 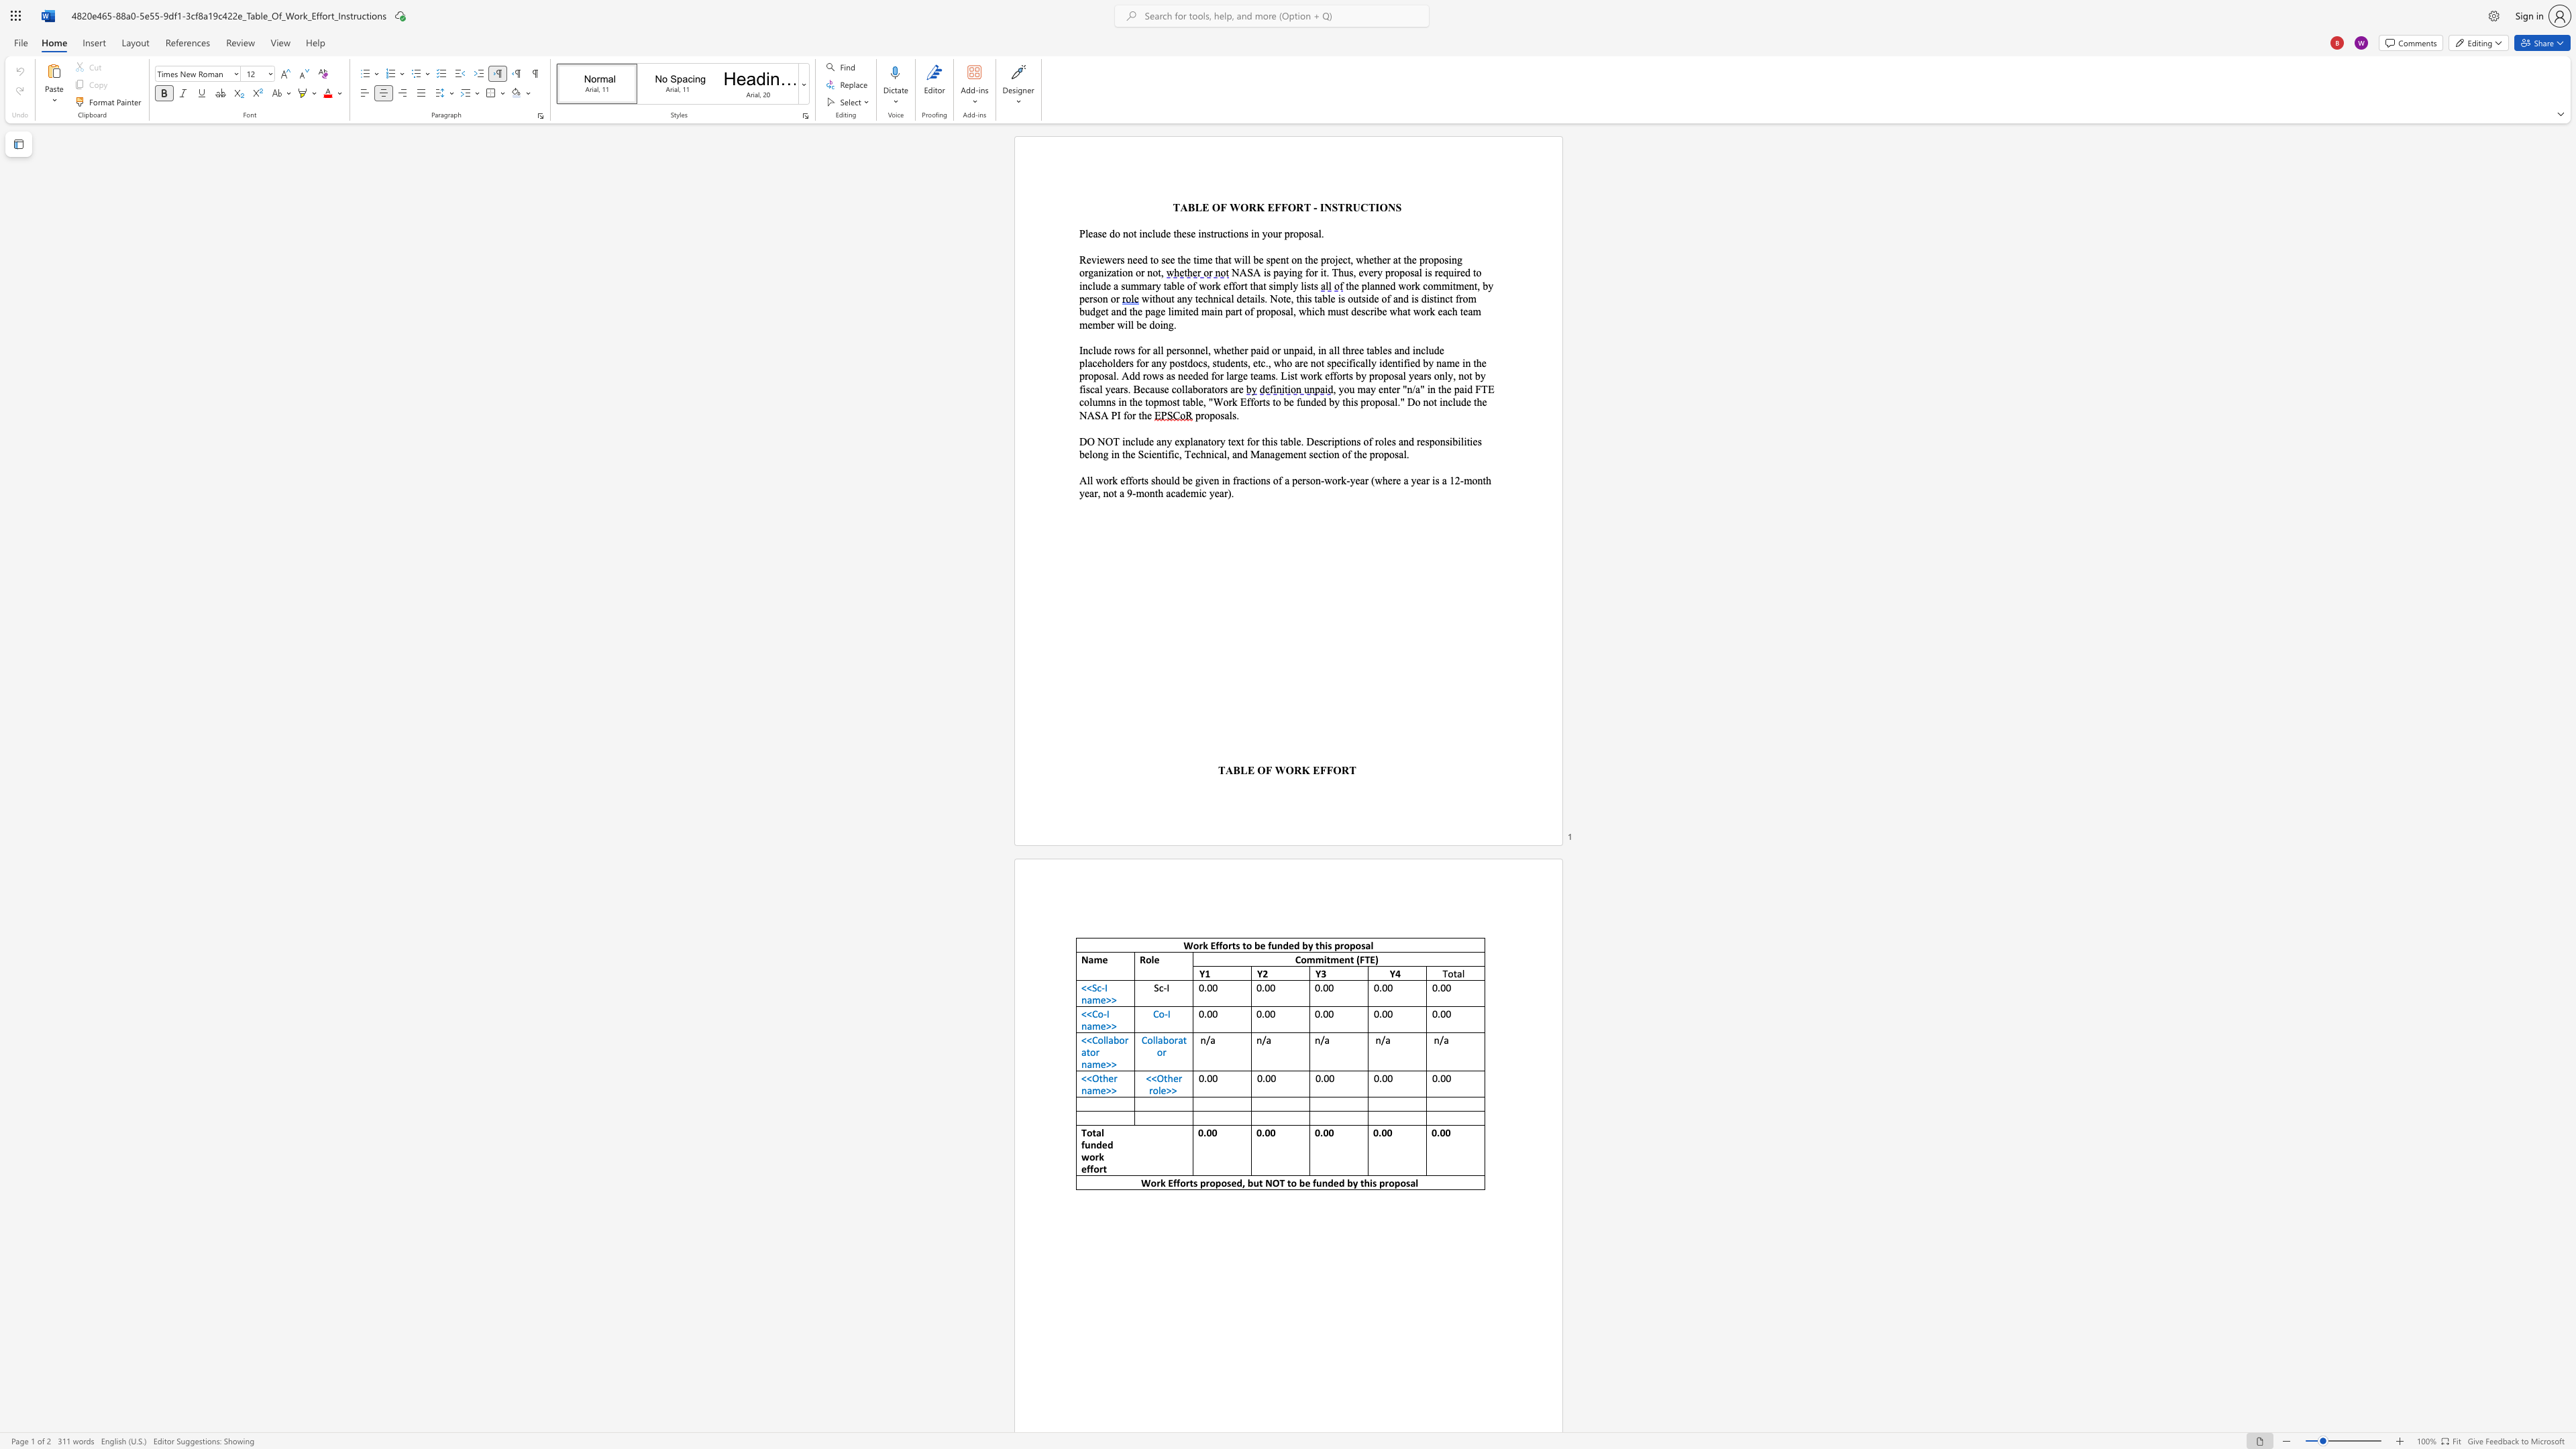 What do you see at coordinates (1211, 284) in the screenshot?
I see `the subset text "rk effort tha" within the text "to include a summary table of work effort that simply lists"` at bounding box center [1211, 284].